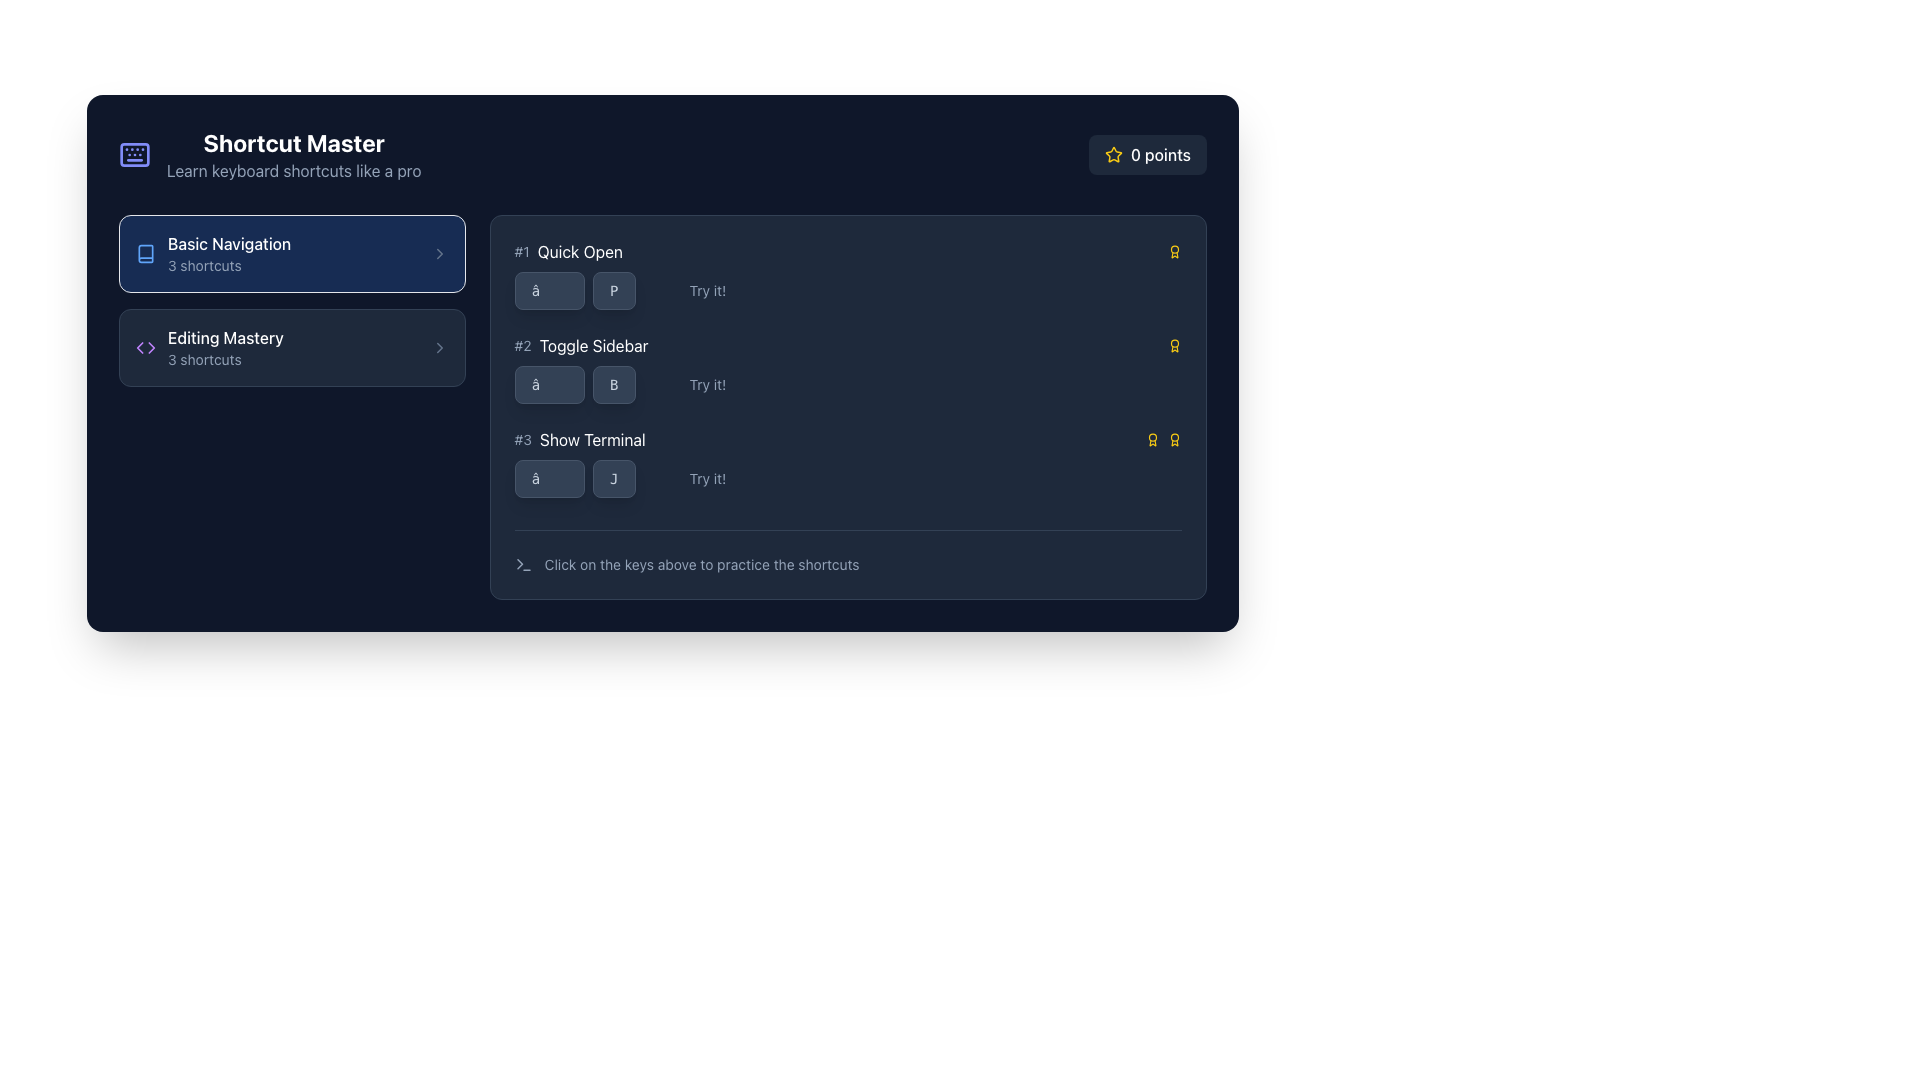 The height and width of the screenshot is (1080, 1920). Describe the element at coordinates (522, 250) in the screenshot. I see `the static text label element displaying '#1', which is styled in a smaller font size and light slate grey color, located in the upper-right card component, positioned to the left of the 'Quick Open' text` at that location.